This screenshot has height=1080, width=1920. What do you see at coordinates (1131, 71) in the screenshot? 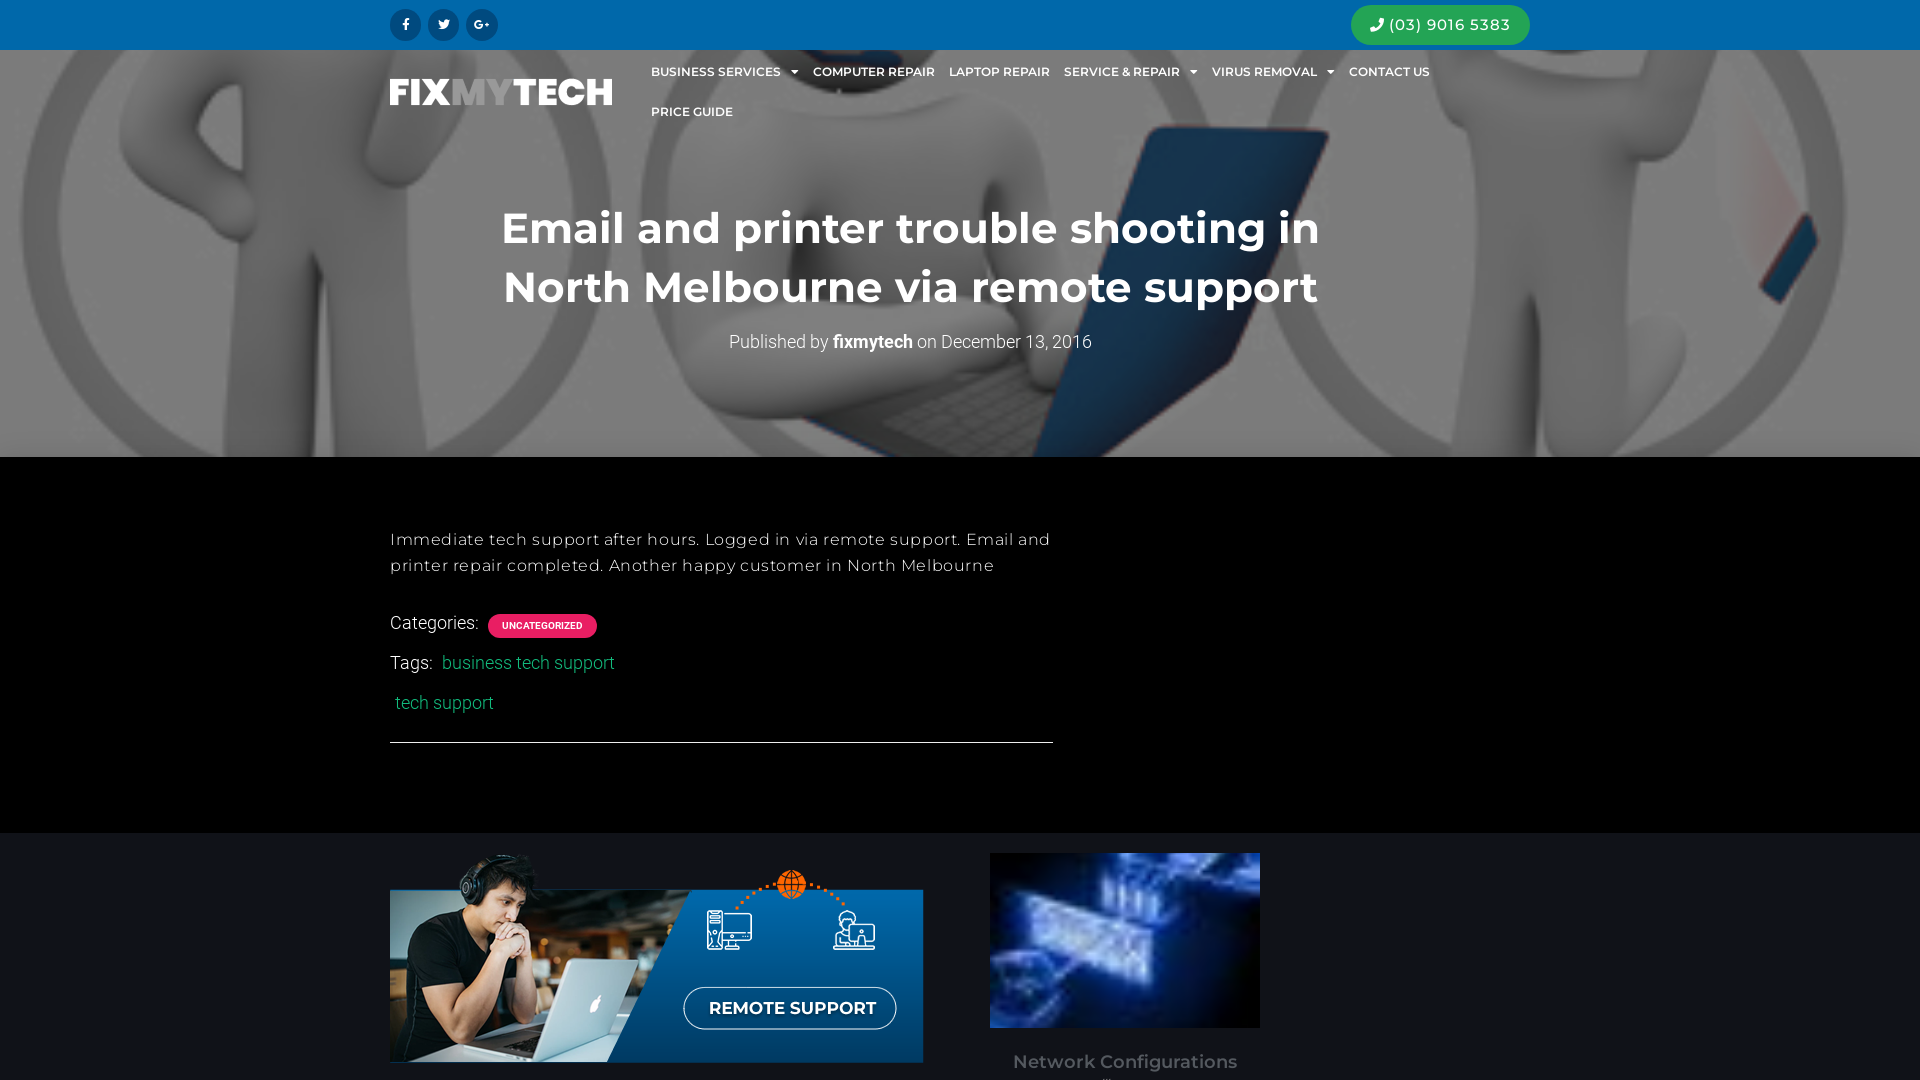
I see `'SERVICE & REPAIR'` at bounding box center [1131, 71].